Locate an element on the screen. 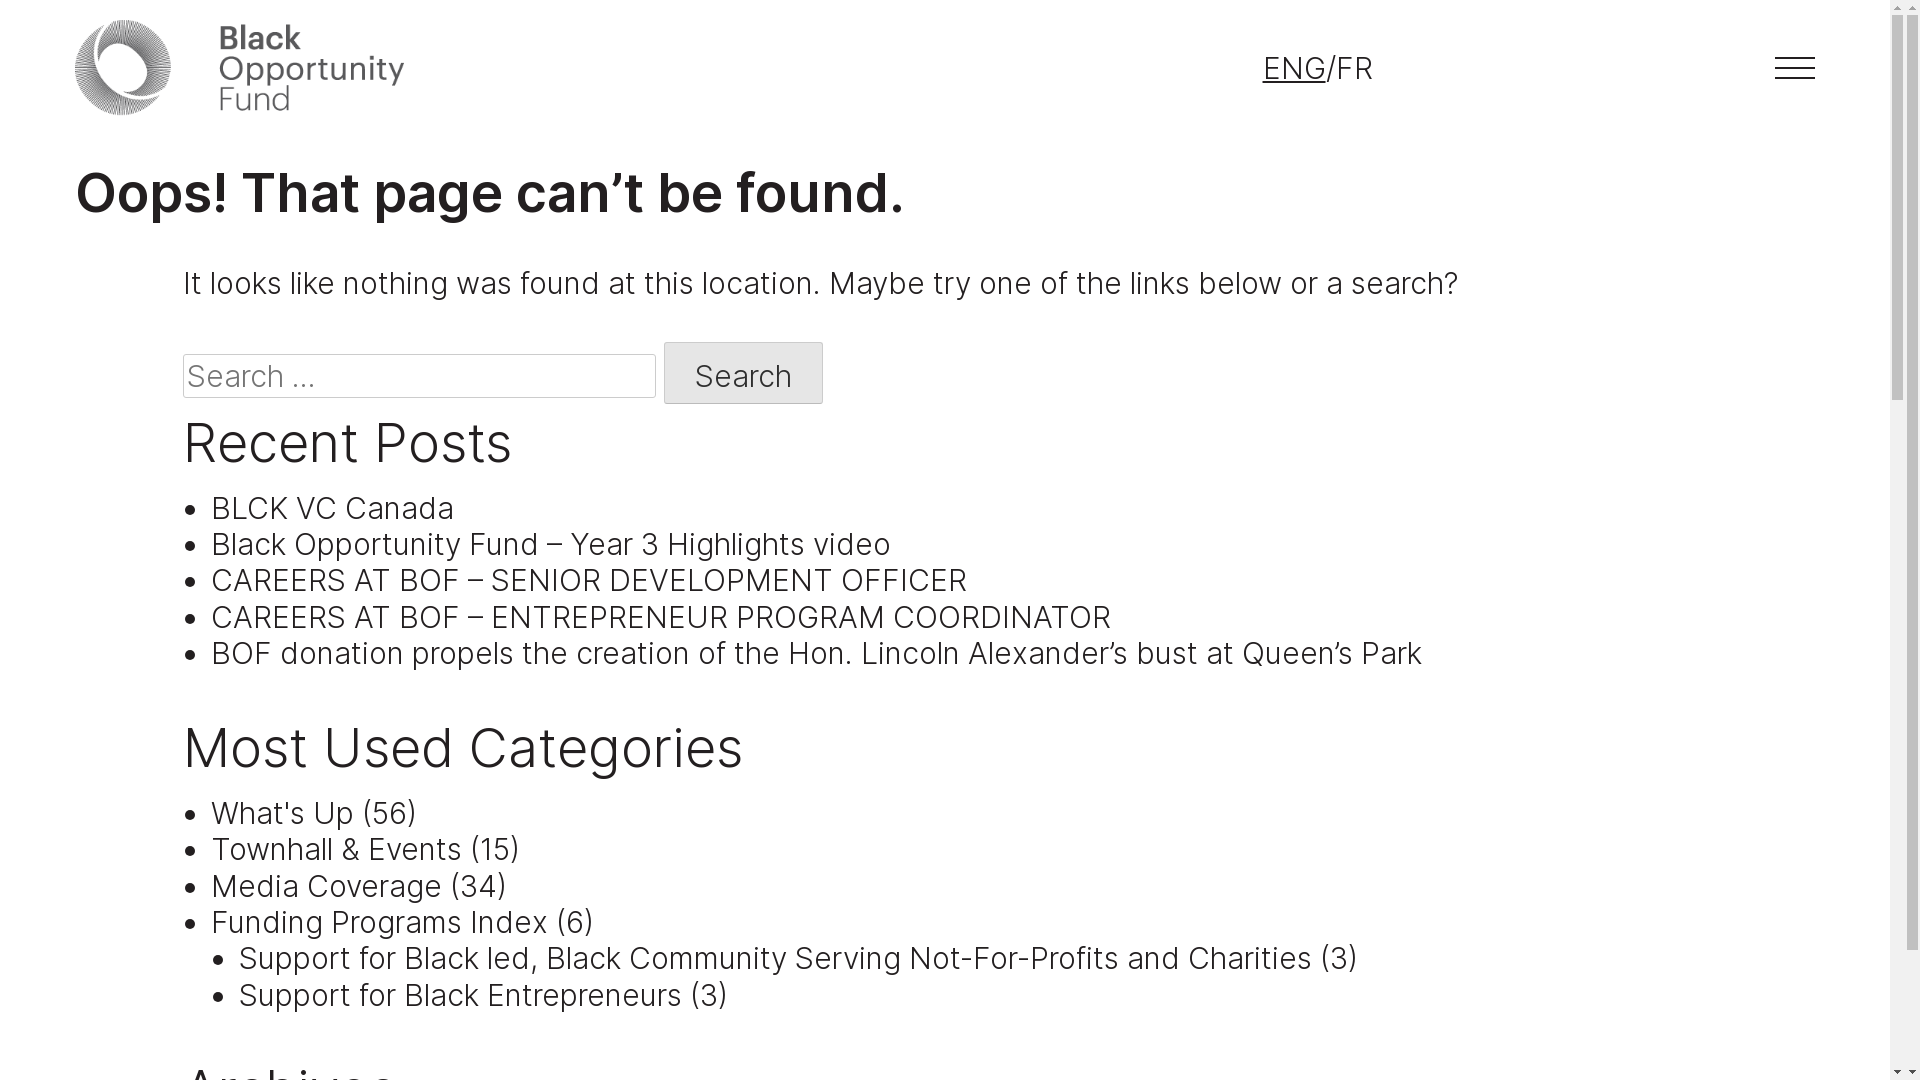 The height and width of the screenshot is (1080, 1920). 'BLCK VC Canada' is located at coordinates (332, 507).